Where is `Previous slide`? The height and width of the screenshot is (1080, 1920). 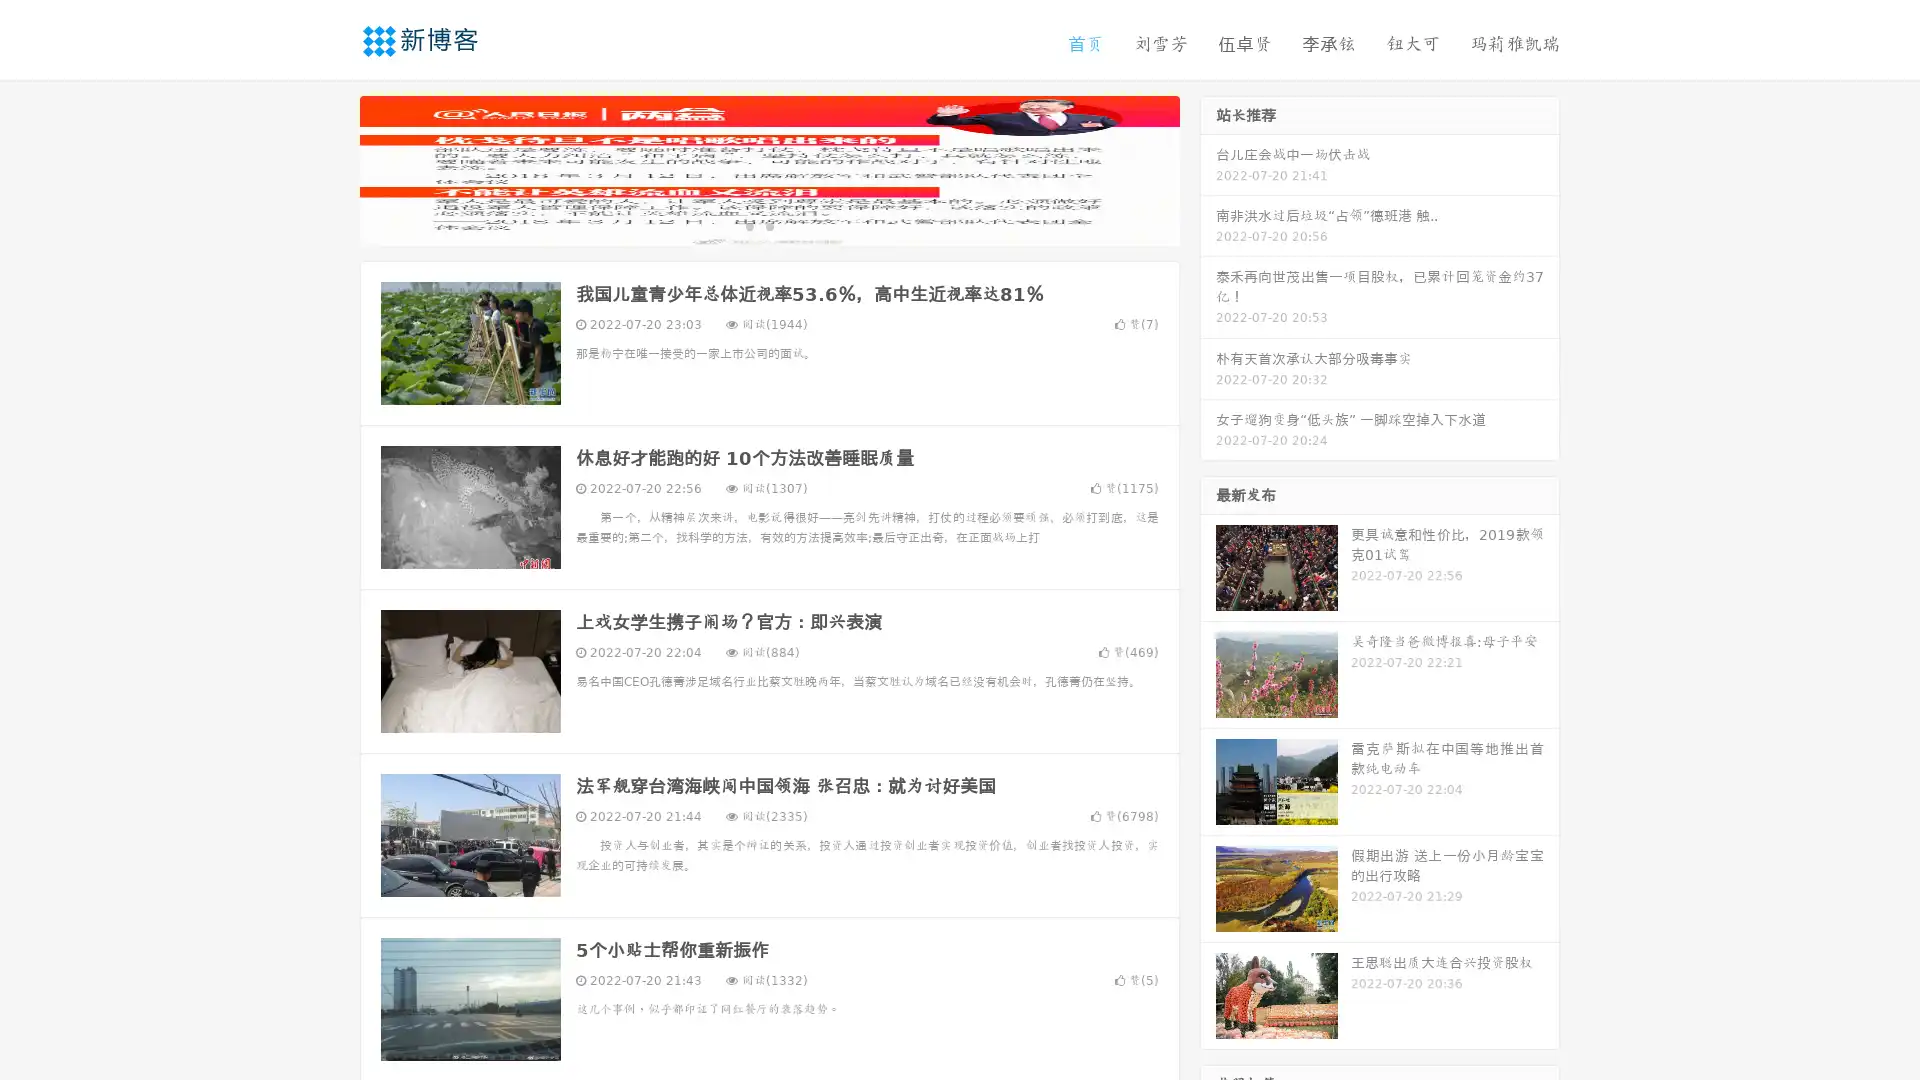
Previous slide is located at coordinates (330, 168).